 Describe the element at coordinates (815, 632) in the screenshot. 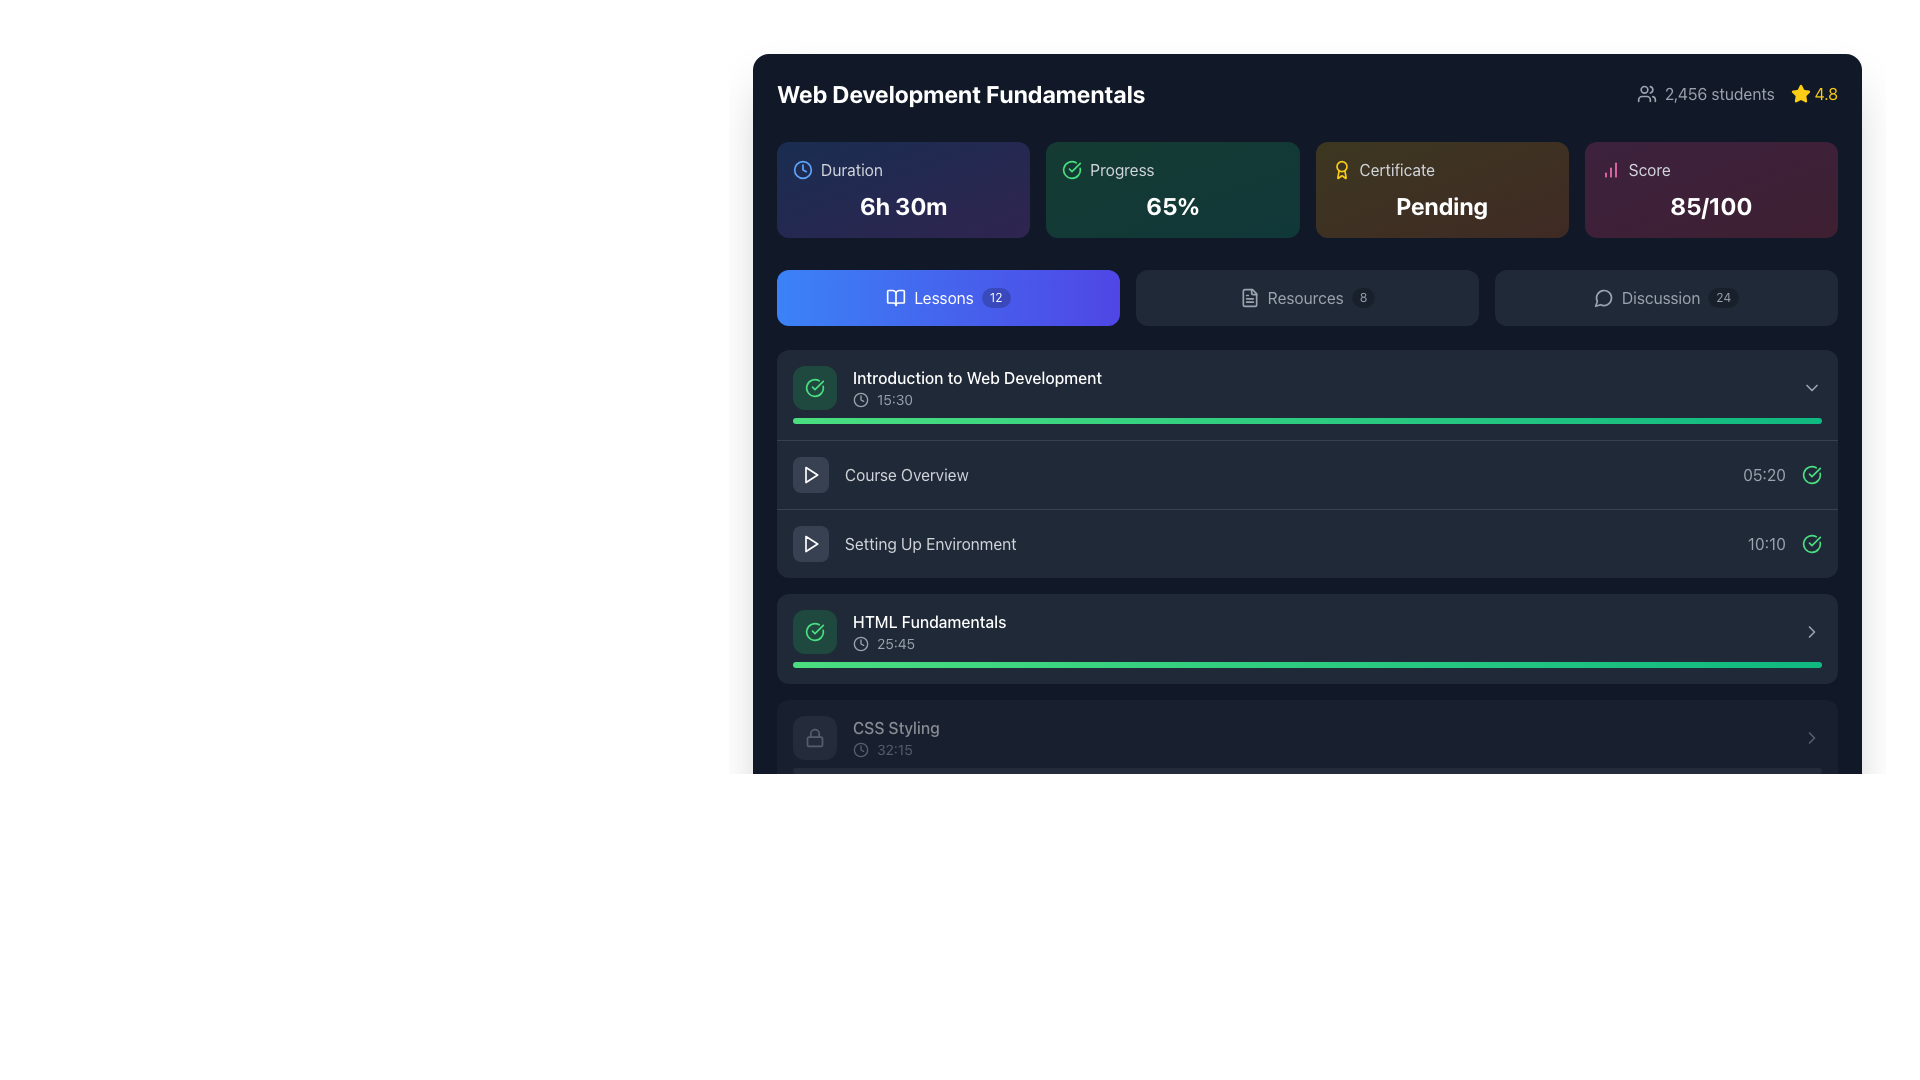

I see `the green checkmark icon with a circular shape, located to the left of the text 'HTML Fundamentals'` at that location.